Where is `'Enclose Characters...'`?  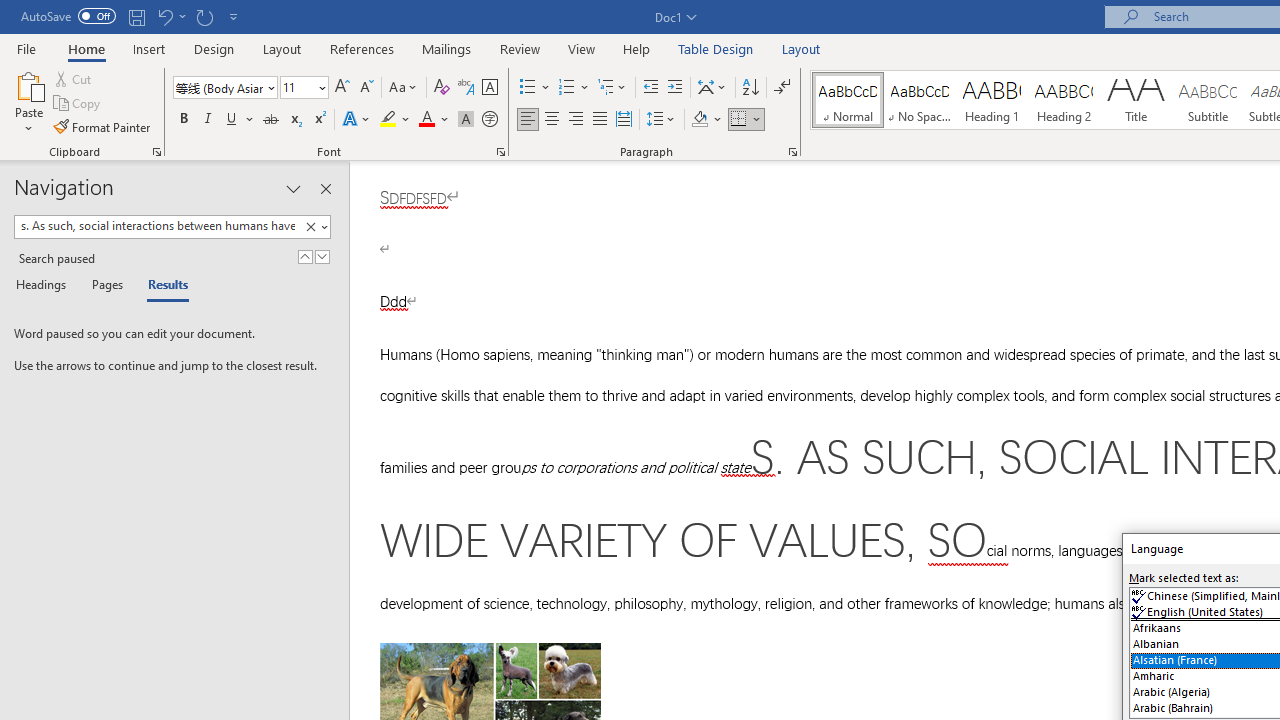 'Enclose Characters...' is located at coordinates (489, 119).